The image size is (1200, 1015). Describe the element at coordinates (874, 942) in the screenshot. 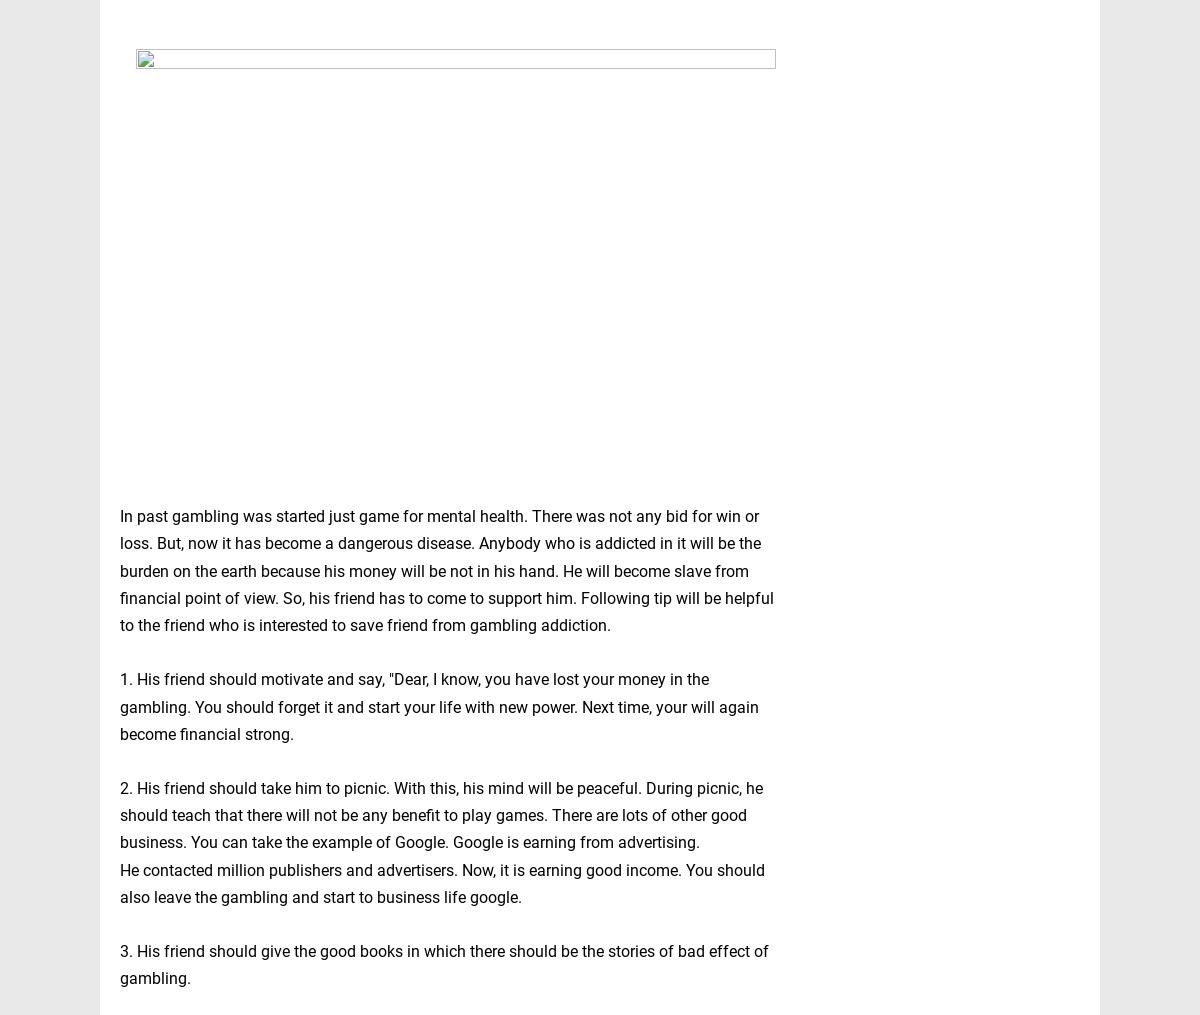

I see `'Air'` at that location.